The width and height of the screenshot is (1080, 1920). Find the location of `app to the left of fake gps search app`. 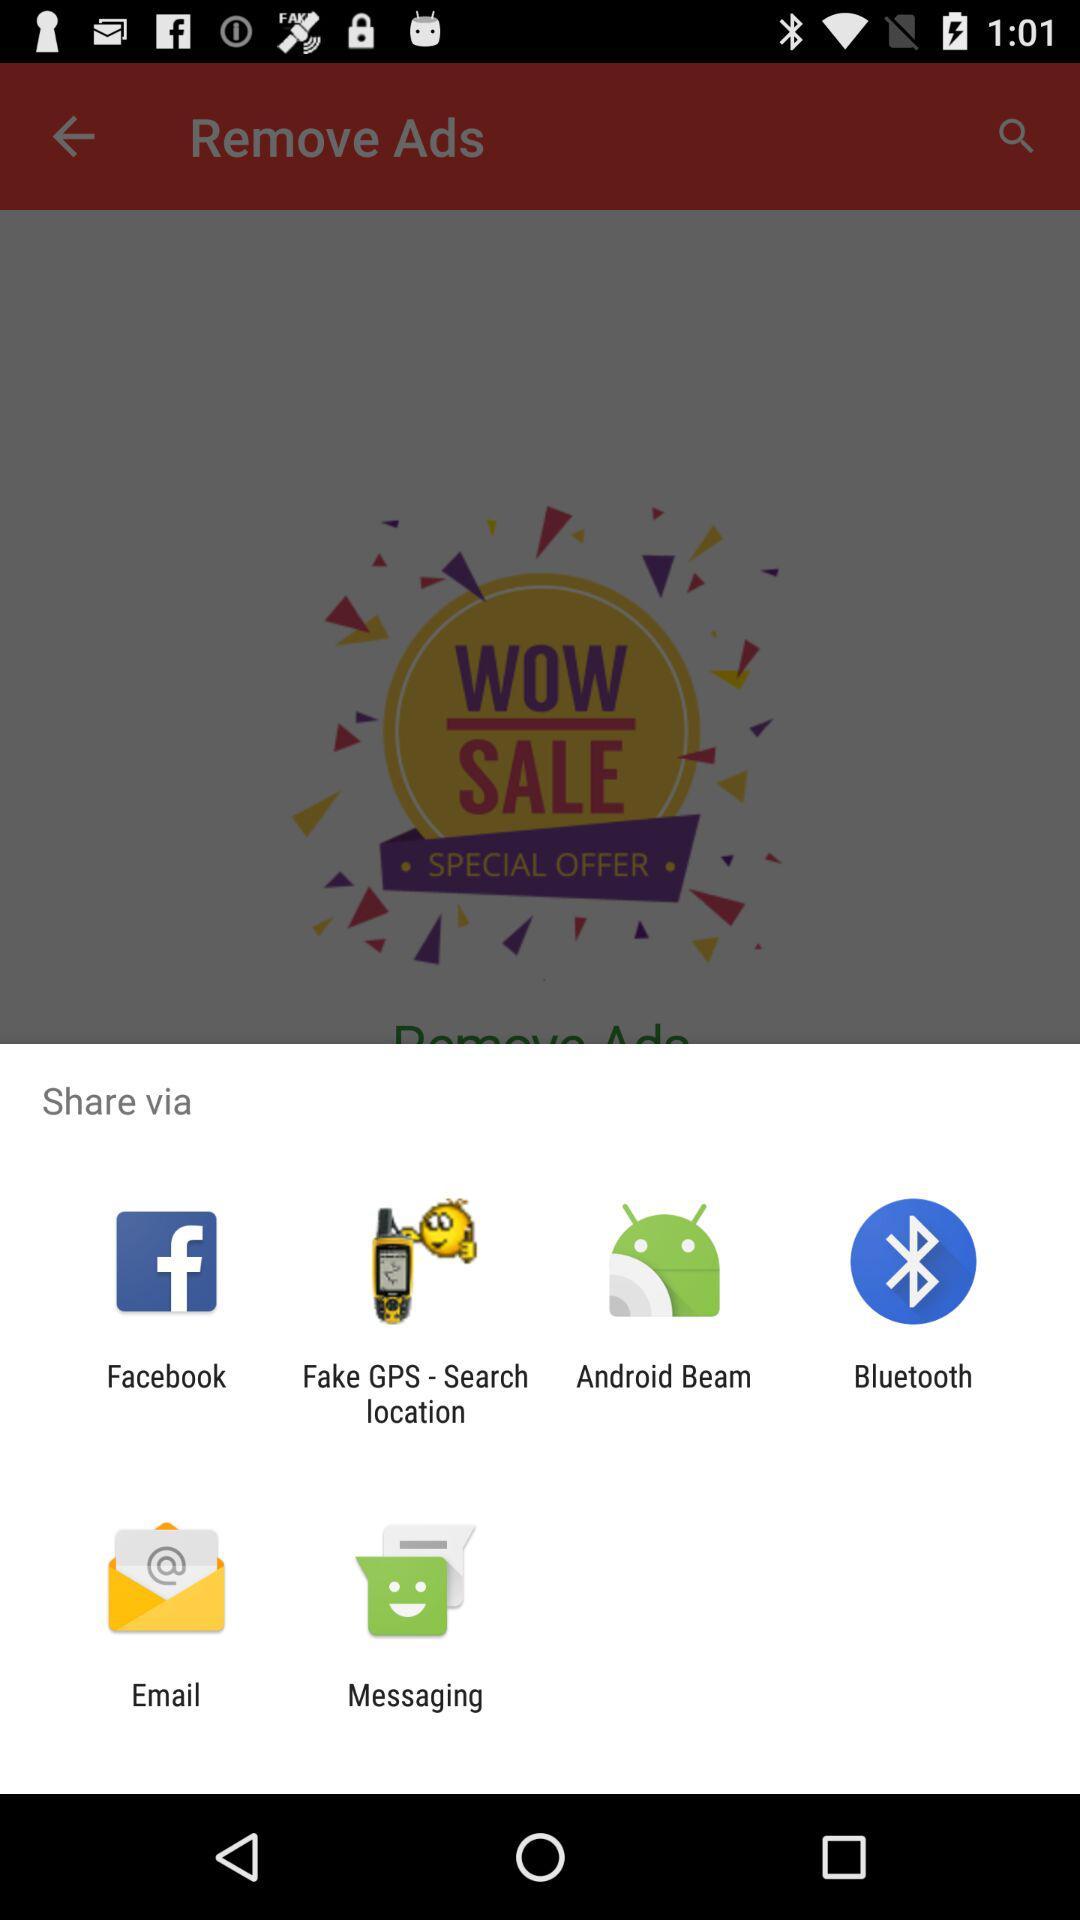

app to the left of fake gps search app is located at coordinates (165, 1392).